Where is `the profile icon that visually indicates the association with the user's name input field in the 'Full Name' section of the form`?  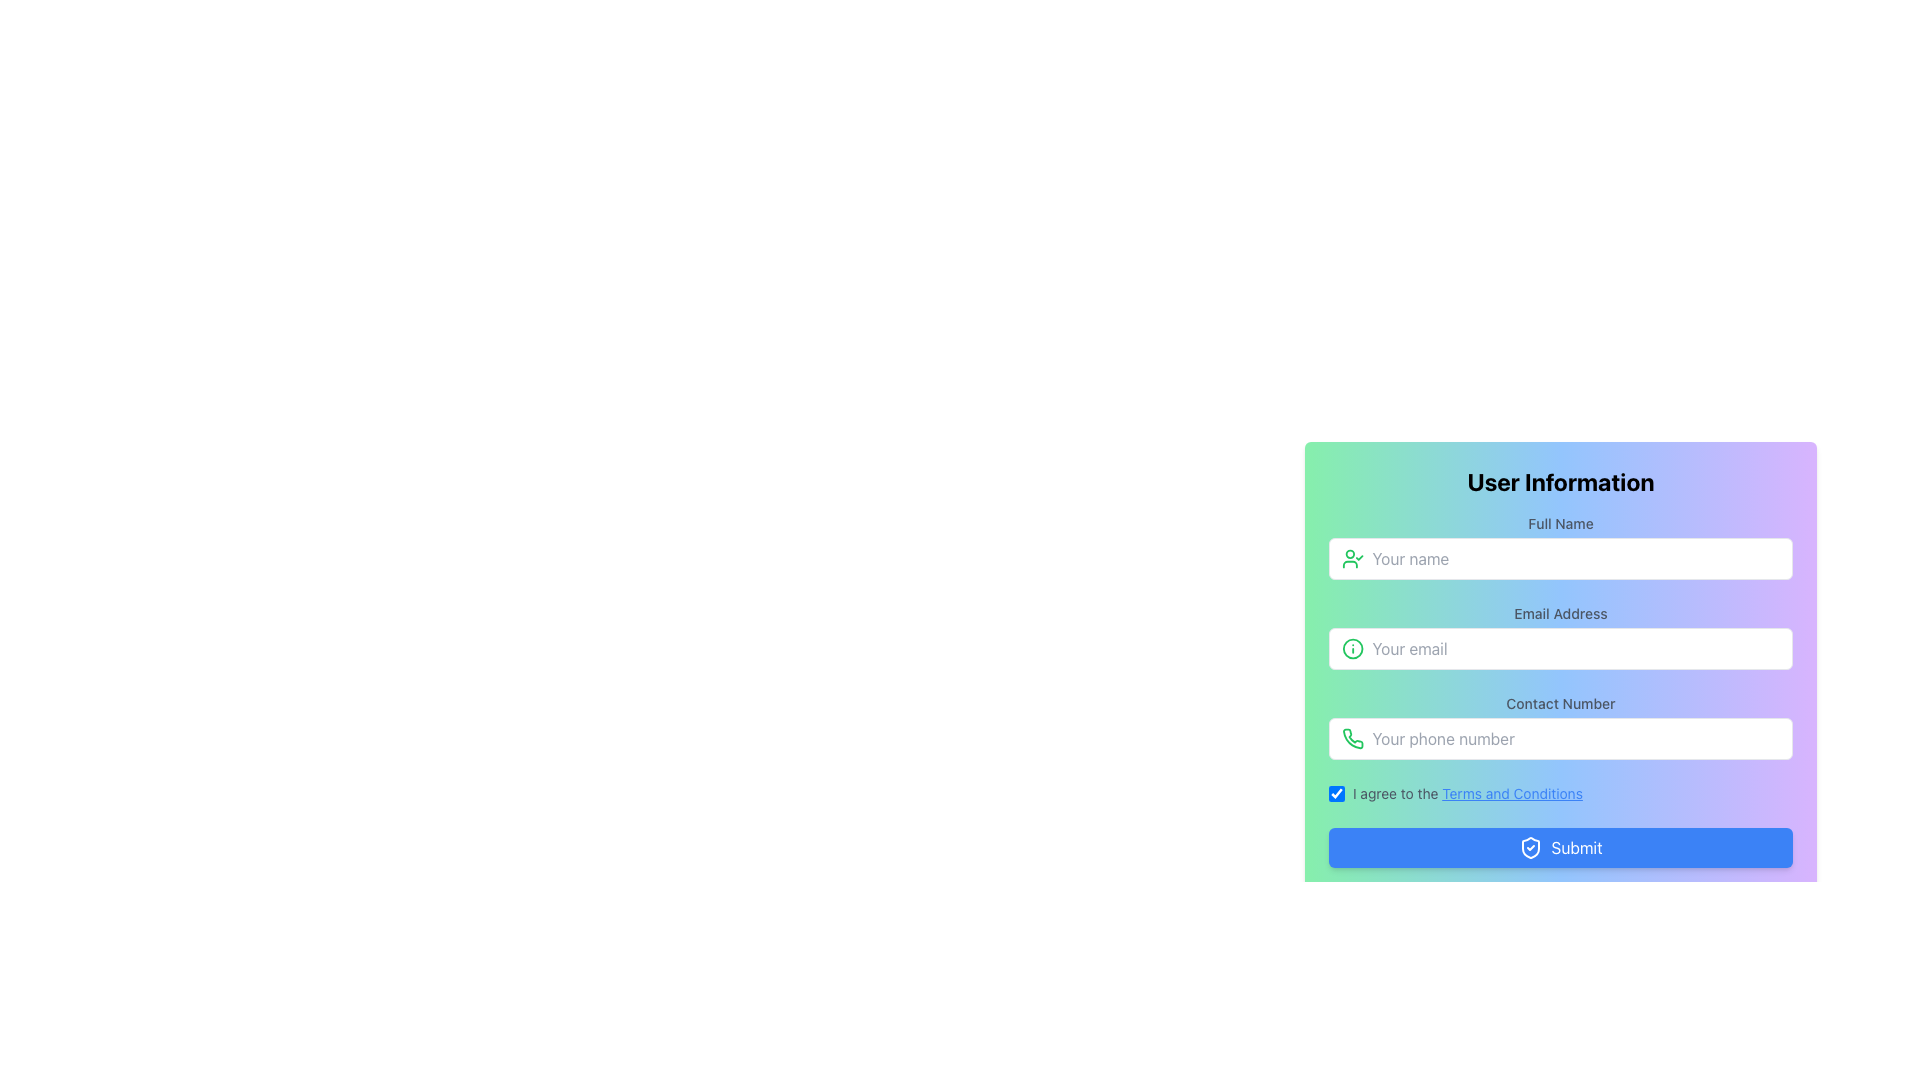
the profile icon that visually indicates the association with the user's name input field in the 'Full Name' section of the form is located at coordinates (1353, 559).